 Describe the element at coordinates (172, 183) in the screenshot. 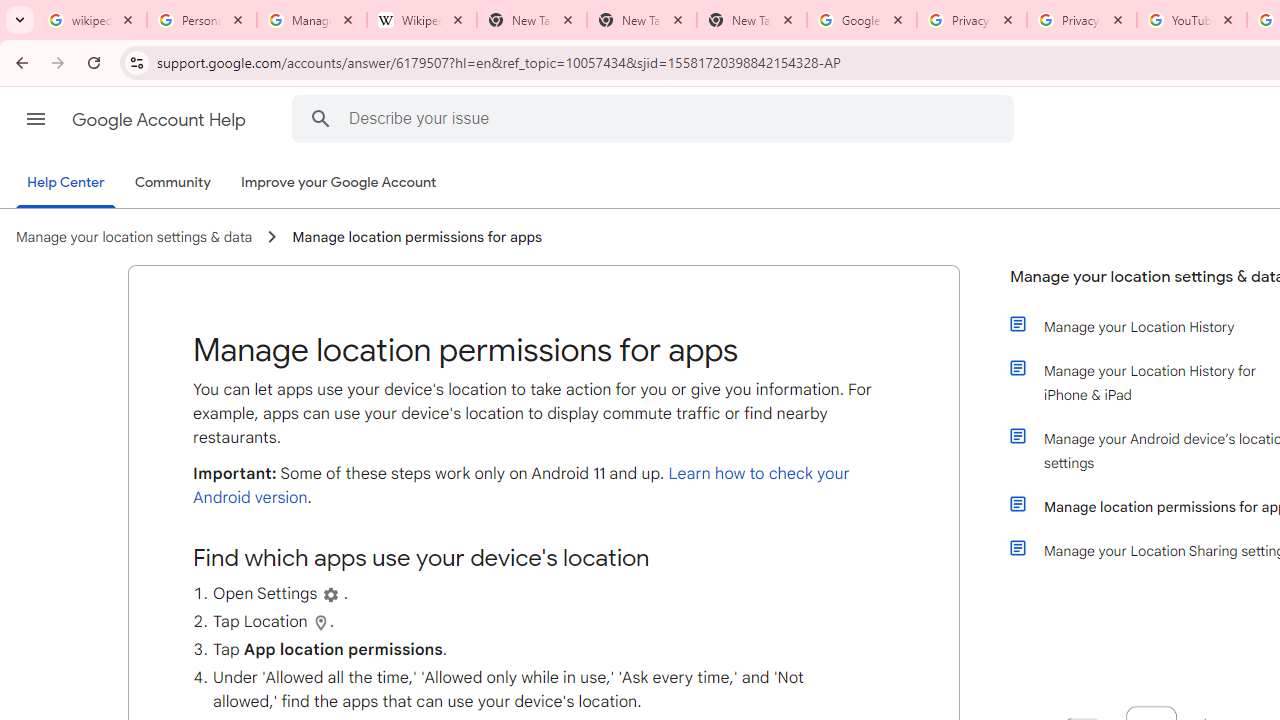

I see `'Community'` at that location.